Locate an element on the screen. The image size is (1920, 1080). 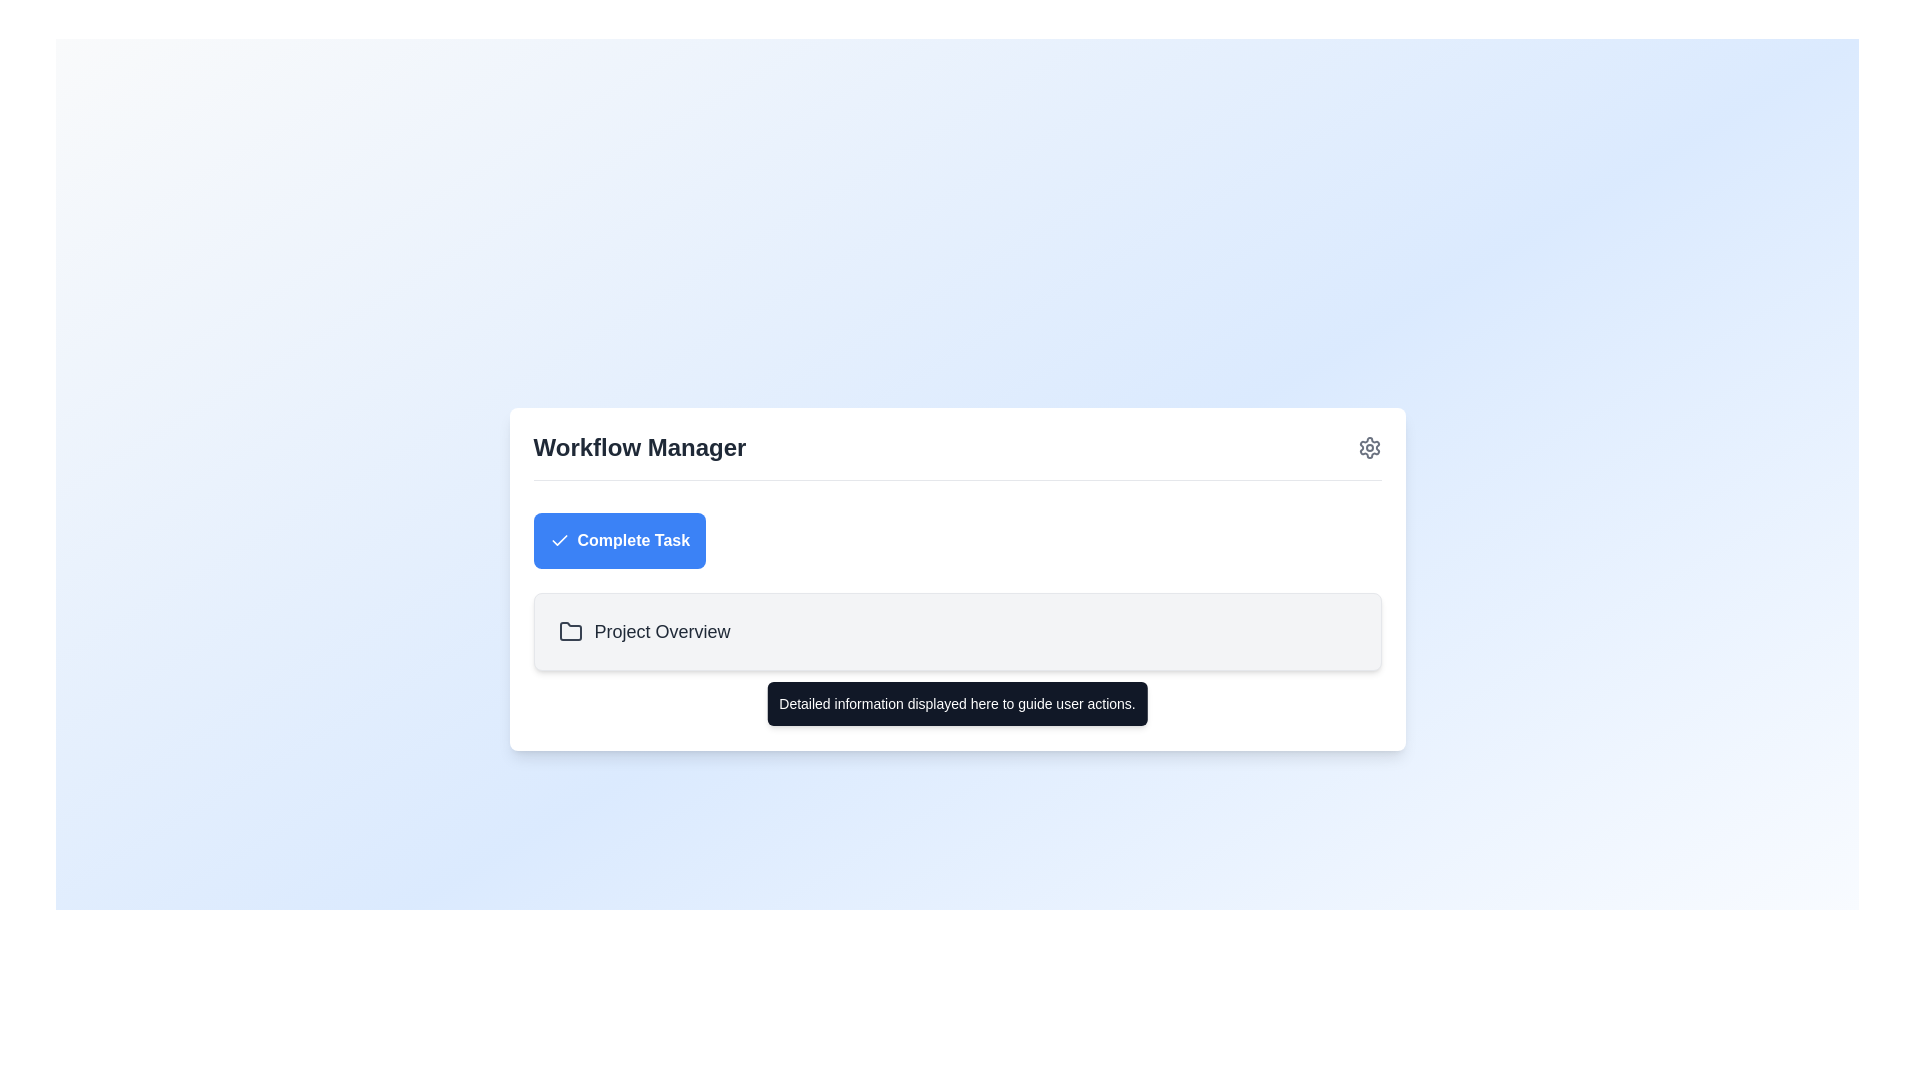
the folder icon located next to the 'Project Overview' text, which signifies the project overview section is located at coordinates (569, 631).